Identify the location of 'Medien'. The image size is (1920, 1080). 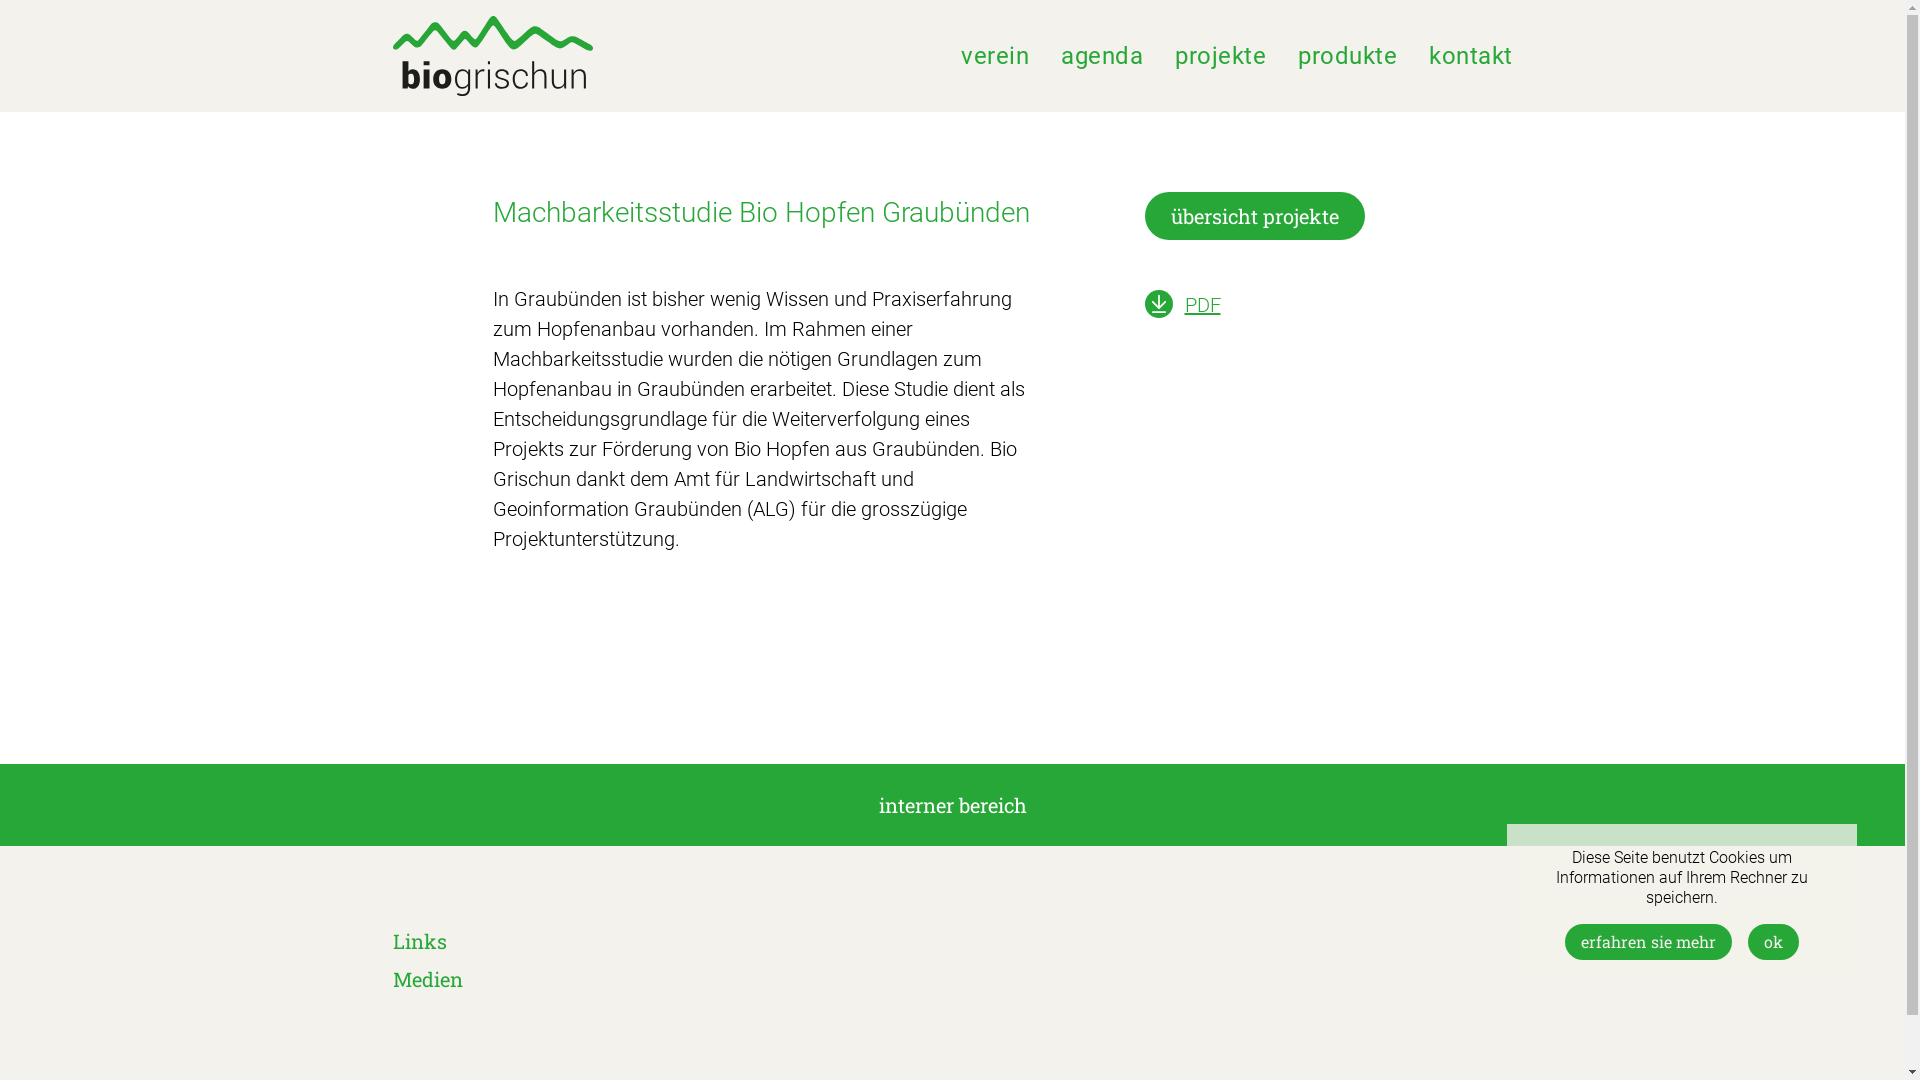
(426, 978).